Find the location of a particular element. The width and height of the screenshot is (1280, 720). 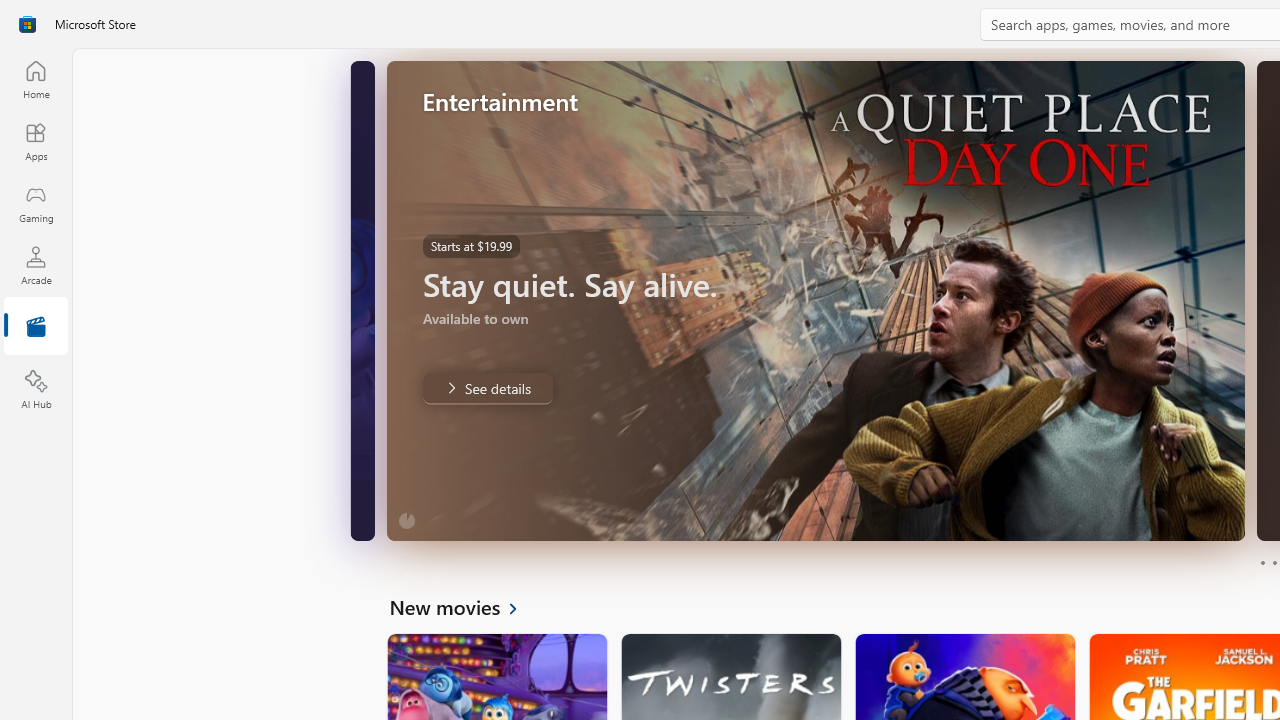

'Page 2' is located at coordinates (1273, 563).